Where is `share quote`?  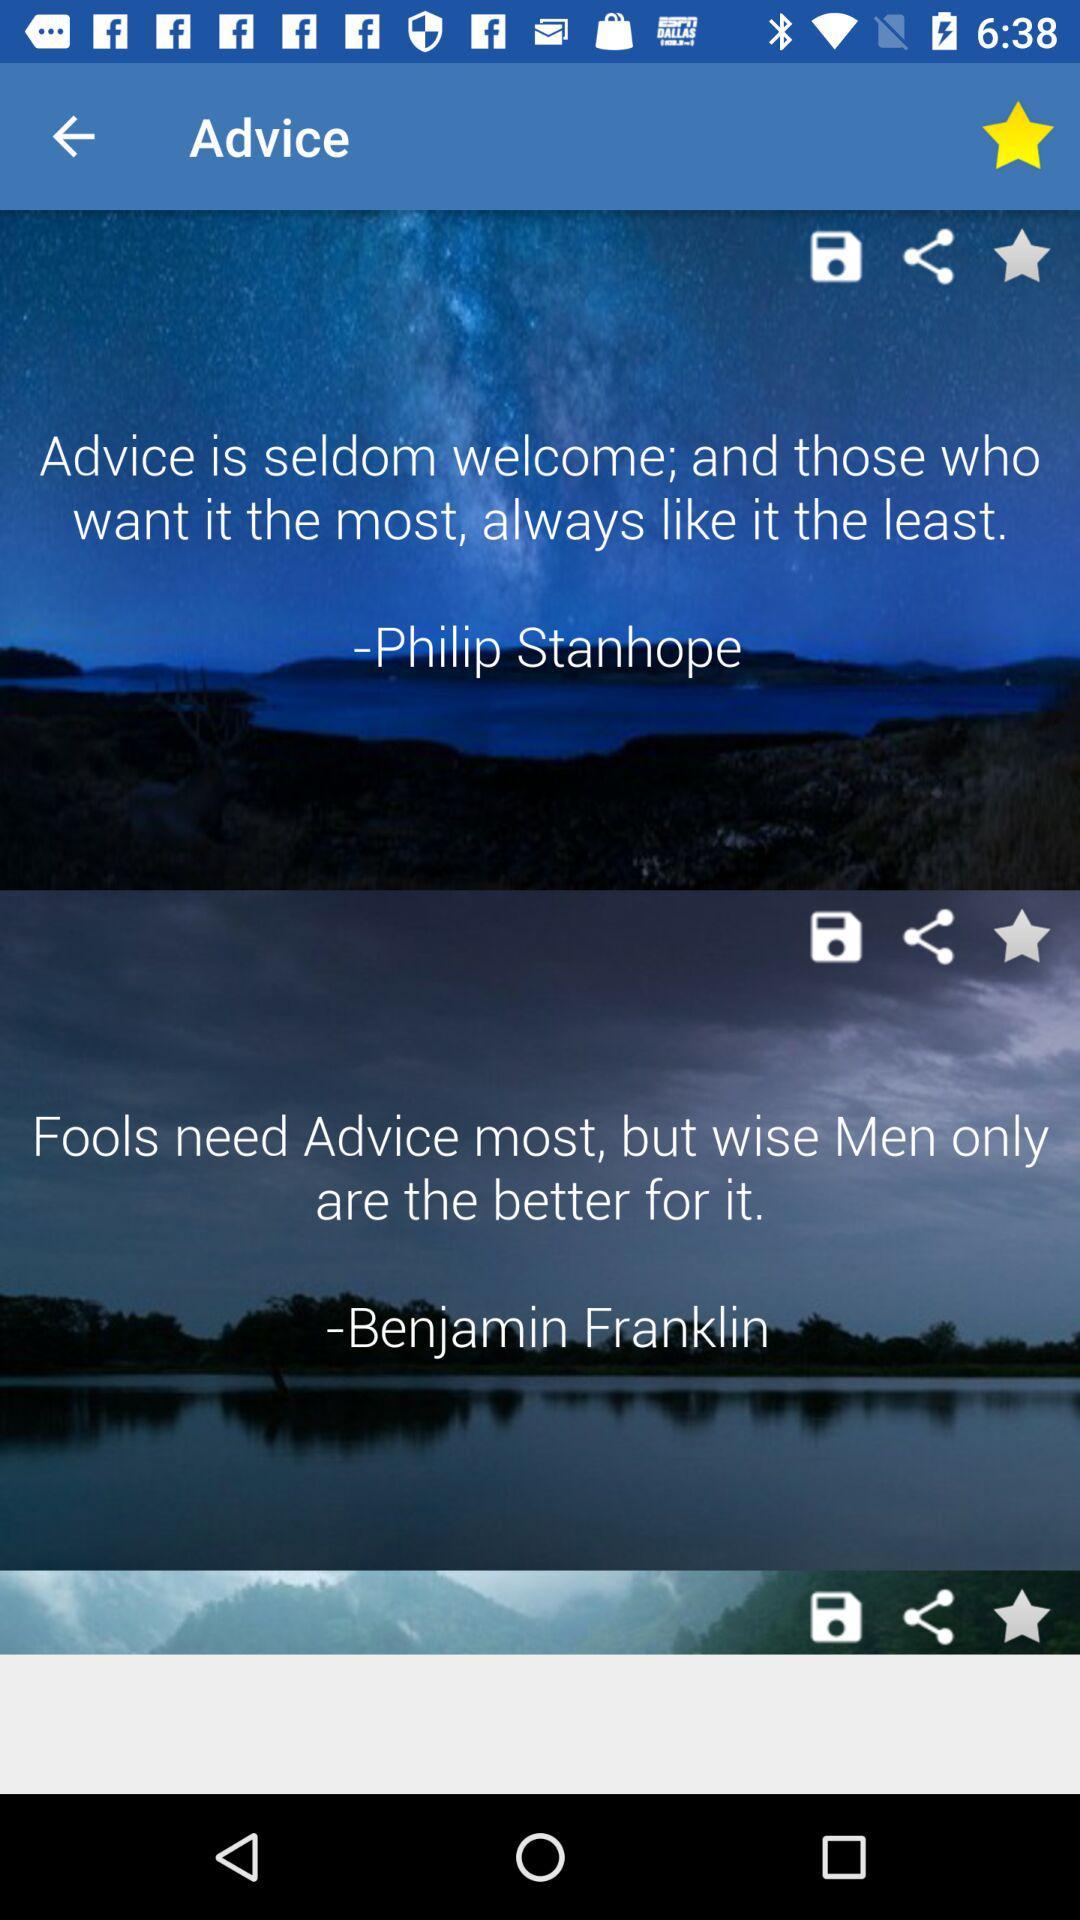 share quote is located at coordinates (928, 935).